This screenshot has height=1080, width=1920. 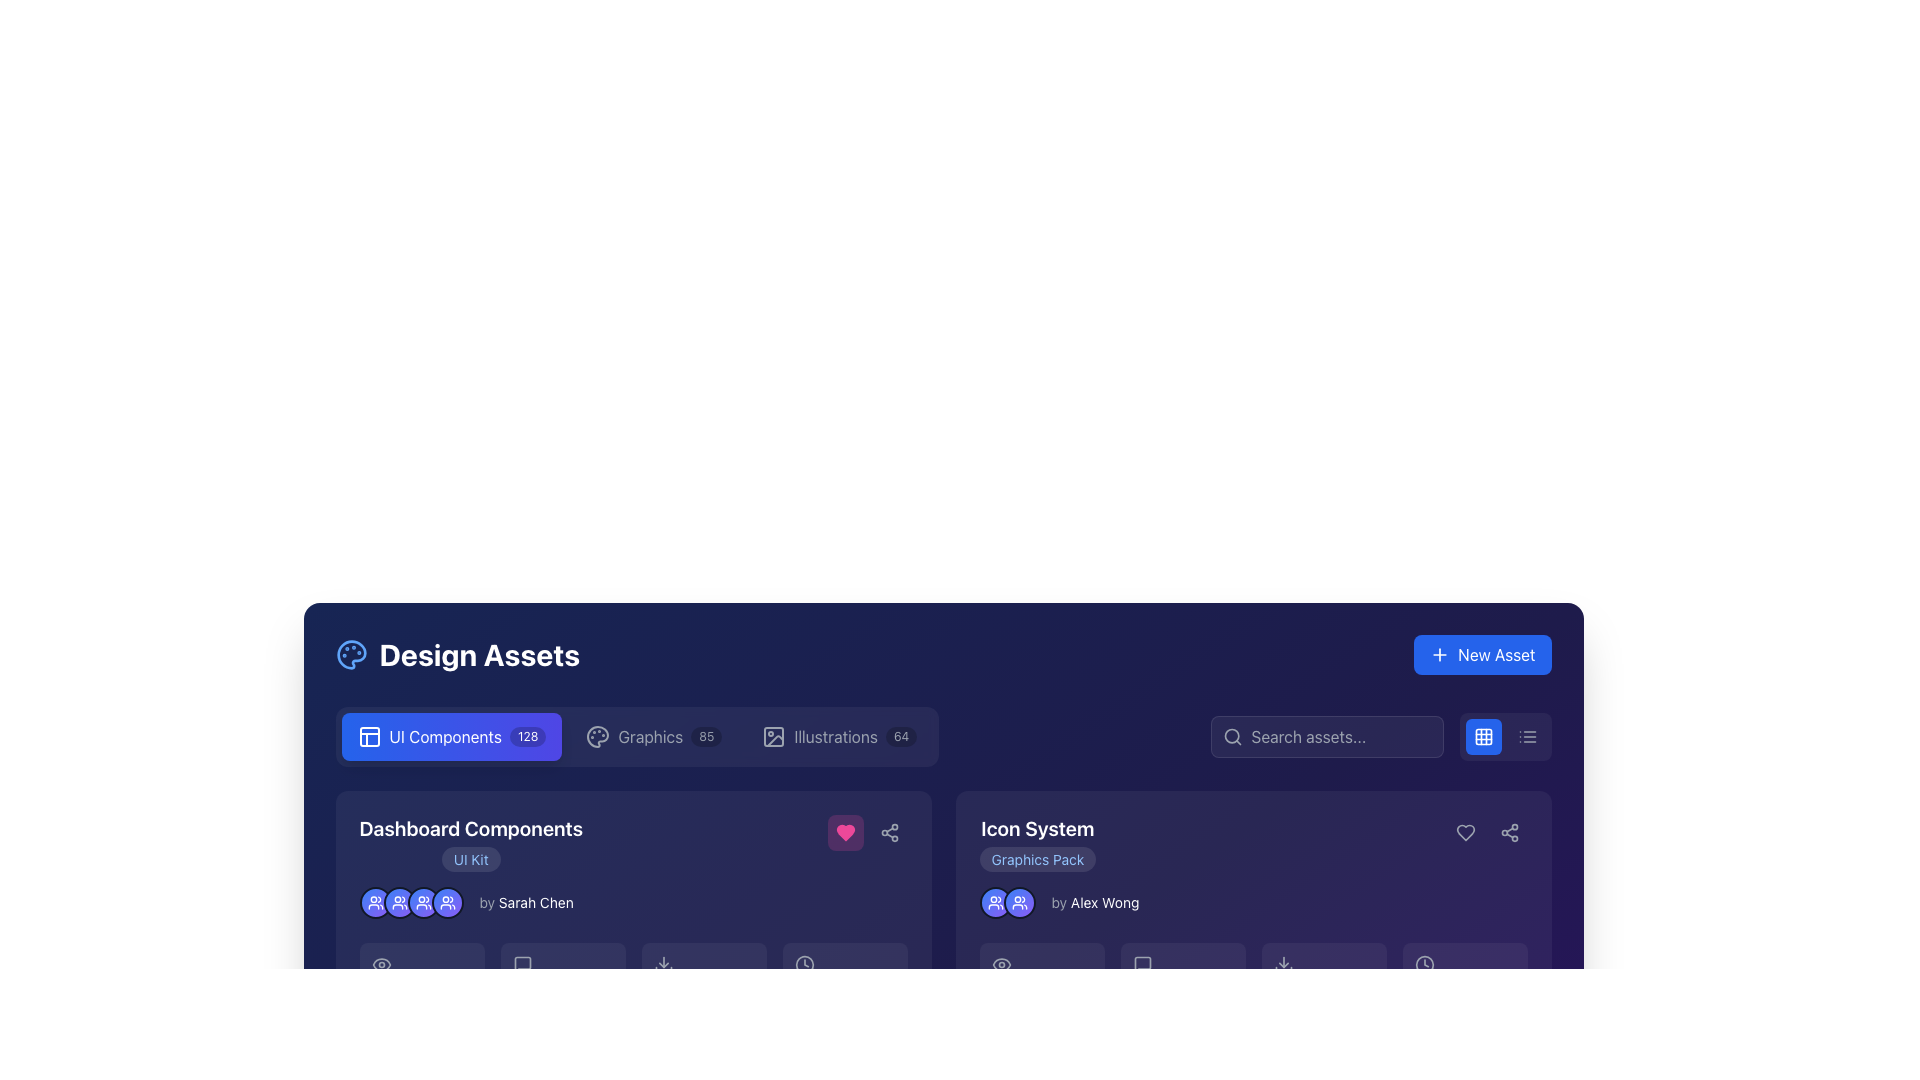 What do you see at coordinates (845, 833) in the screenshot?
I see `the heart-shaped icon button located in the top-right corner of the 'Dashboard Components' card to mark it as a favorite` at bounding box center [845, 833].